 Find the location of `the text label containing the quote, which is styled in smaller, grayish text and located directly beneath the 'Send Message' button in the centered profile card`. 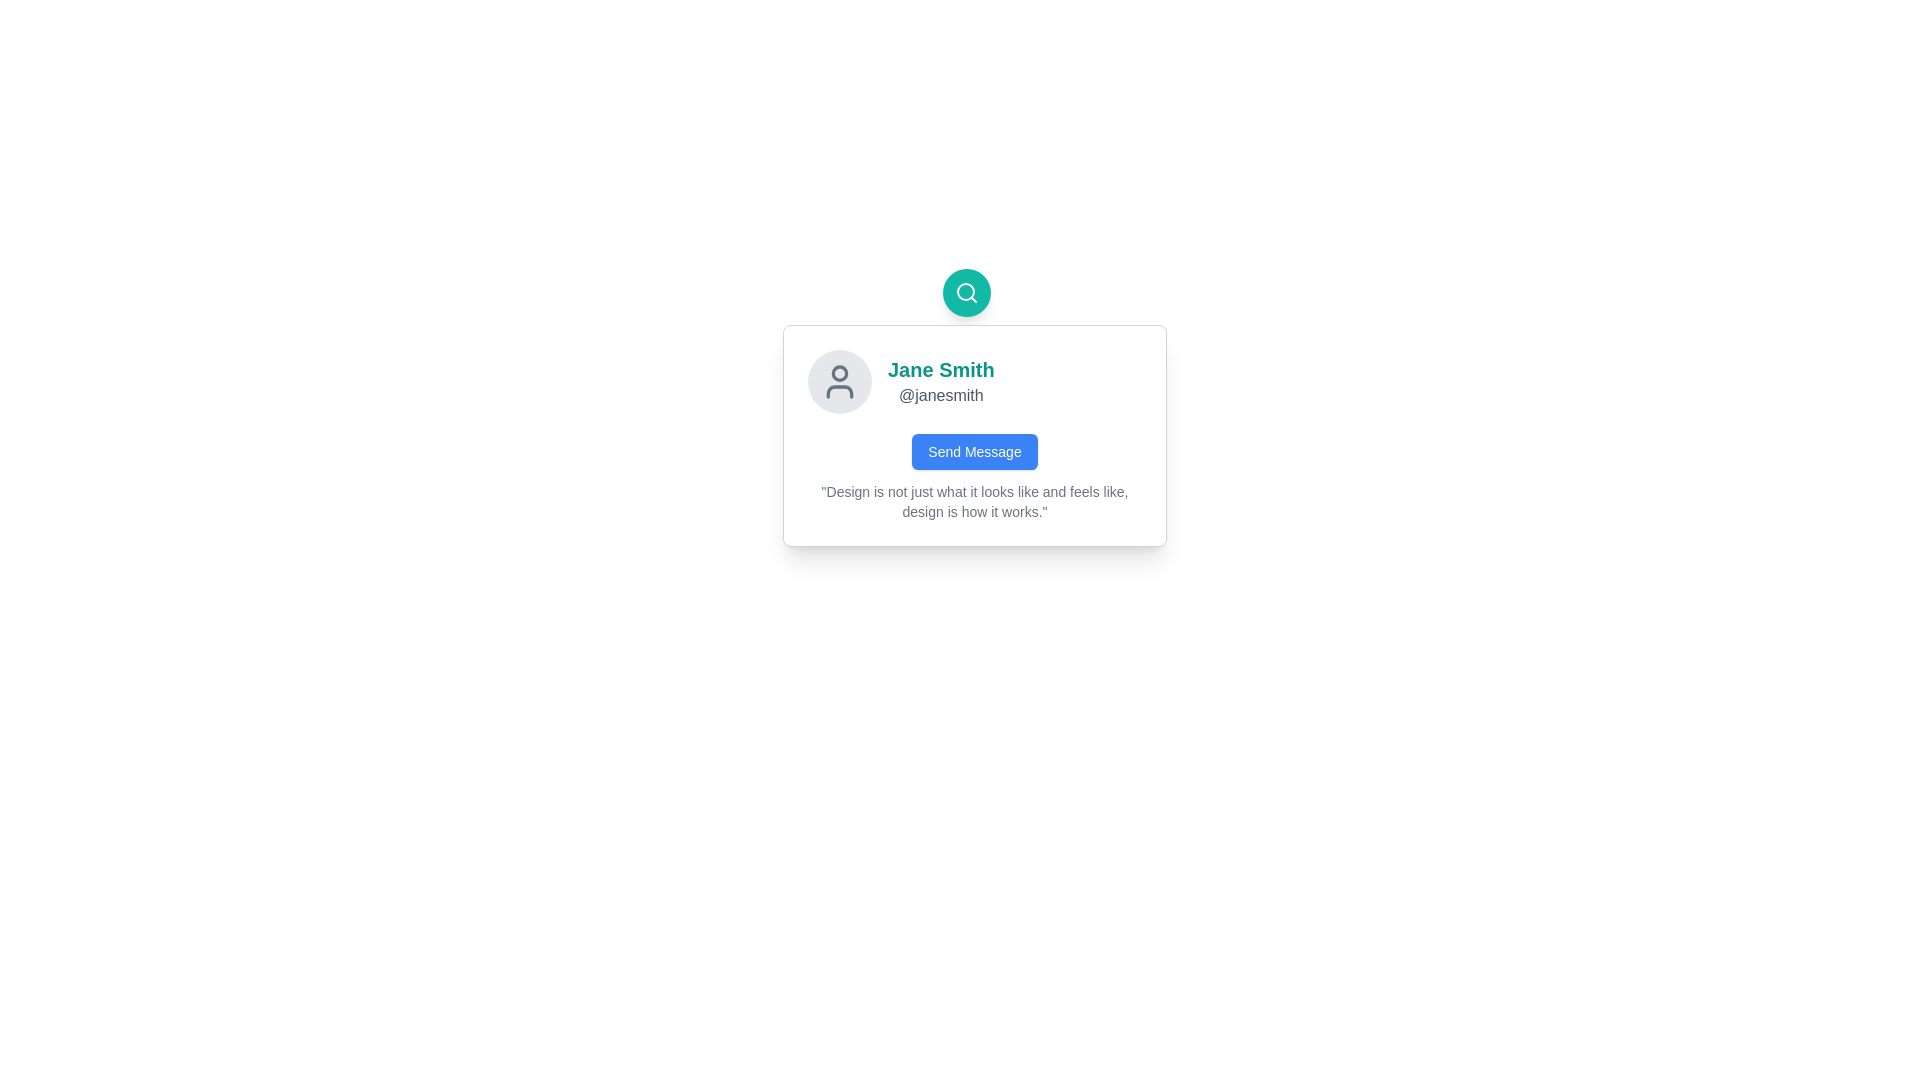

the text label containing the quote, which is styled in smaller, grayish text and located directly beneath the 'Send Message' button in the centered profile card is located at coordinates (974, 500).